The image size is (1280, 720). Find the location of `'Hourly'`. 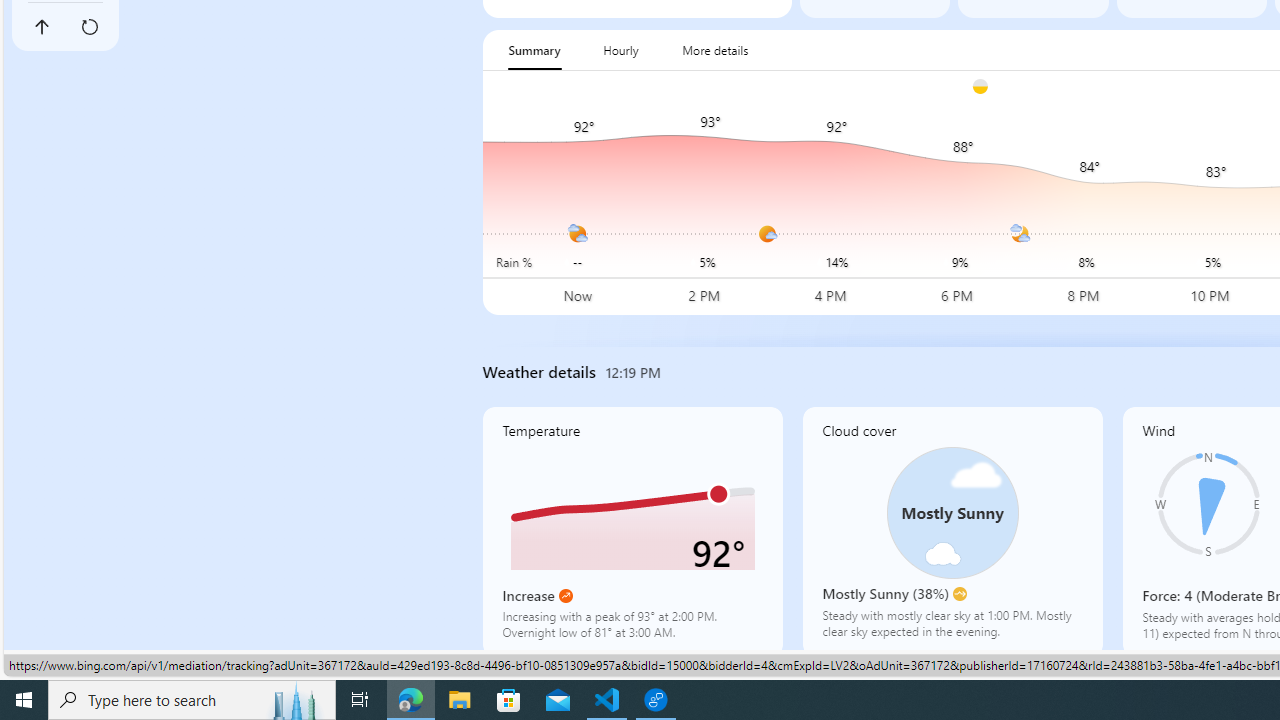

'Hourly' is located at coordinates (619, 49).